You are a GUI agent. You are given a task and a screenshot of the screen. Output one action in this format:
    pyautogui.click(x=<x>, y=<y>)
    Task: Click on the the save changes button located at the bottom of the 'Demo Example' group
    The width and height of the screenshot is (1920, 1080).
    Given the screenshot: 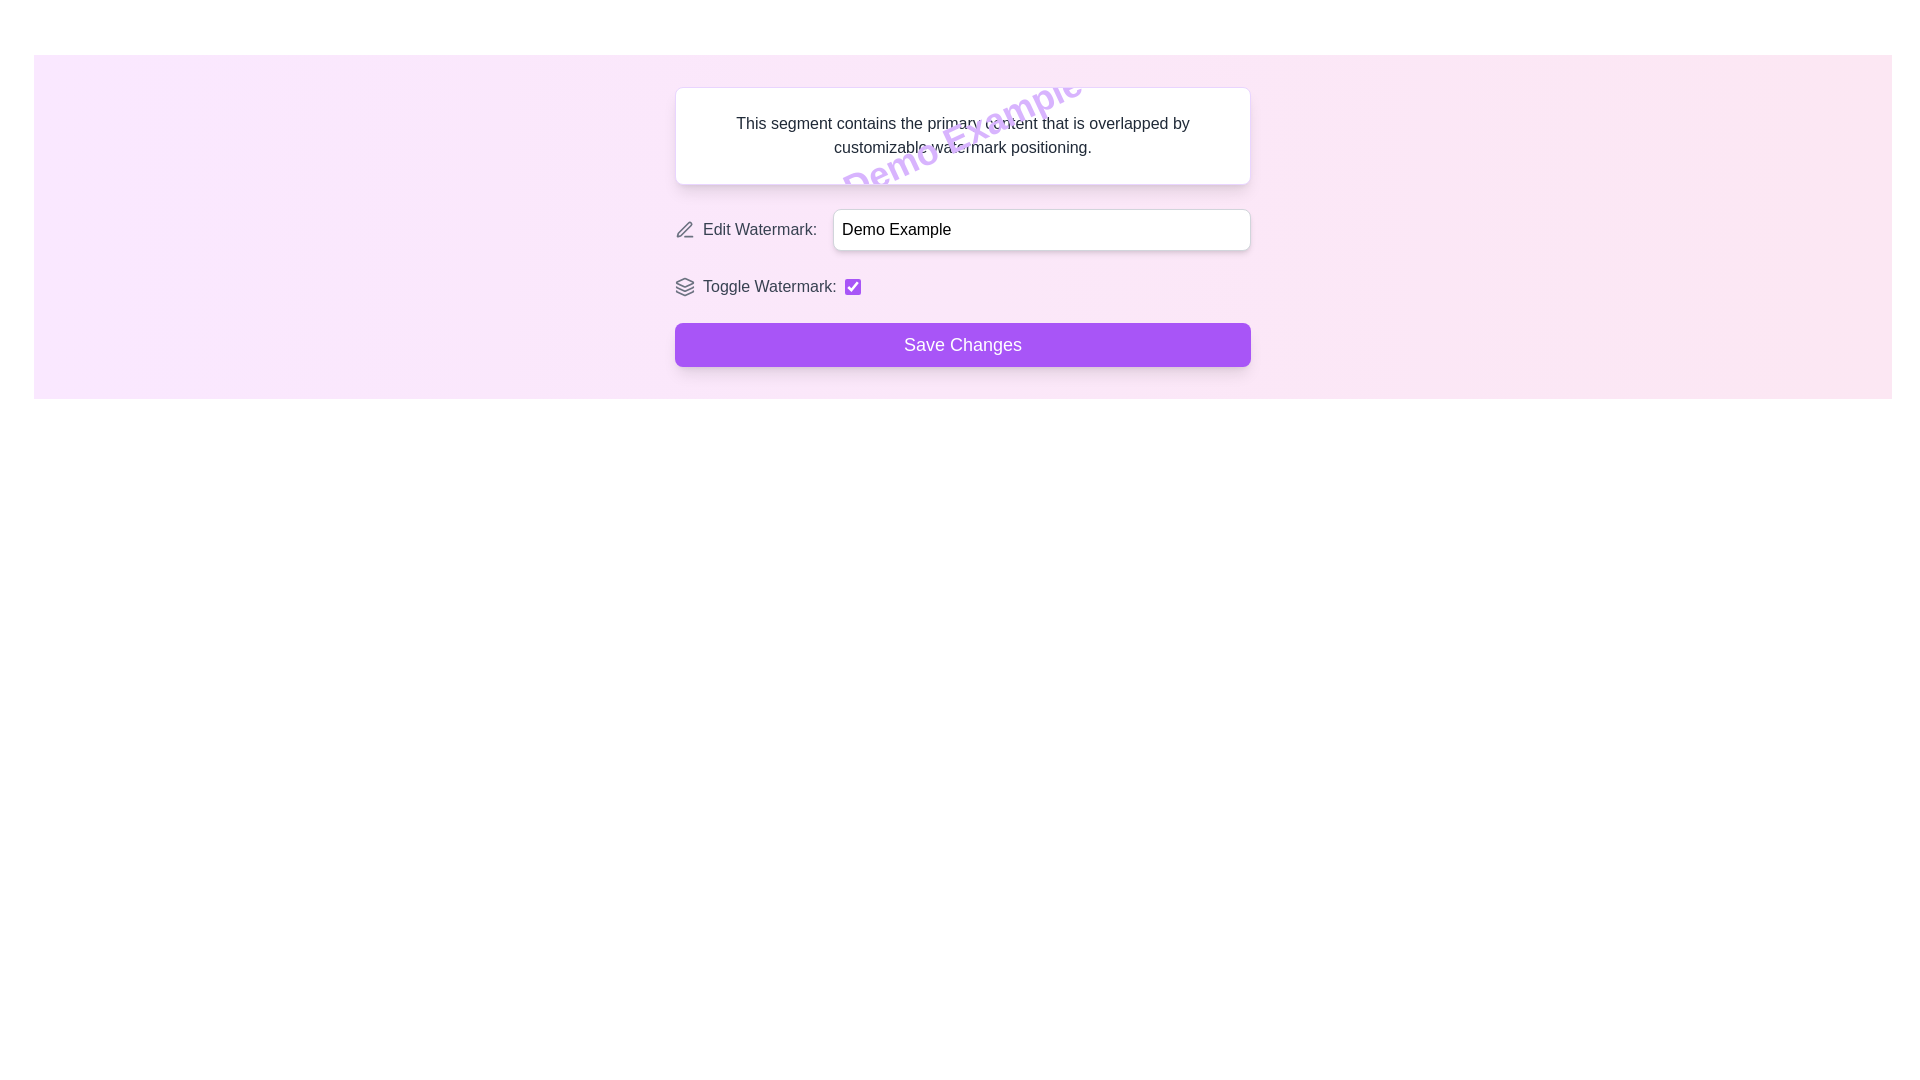 What is the action you would take?
    pyautogui.click(x=963, y=343)
    